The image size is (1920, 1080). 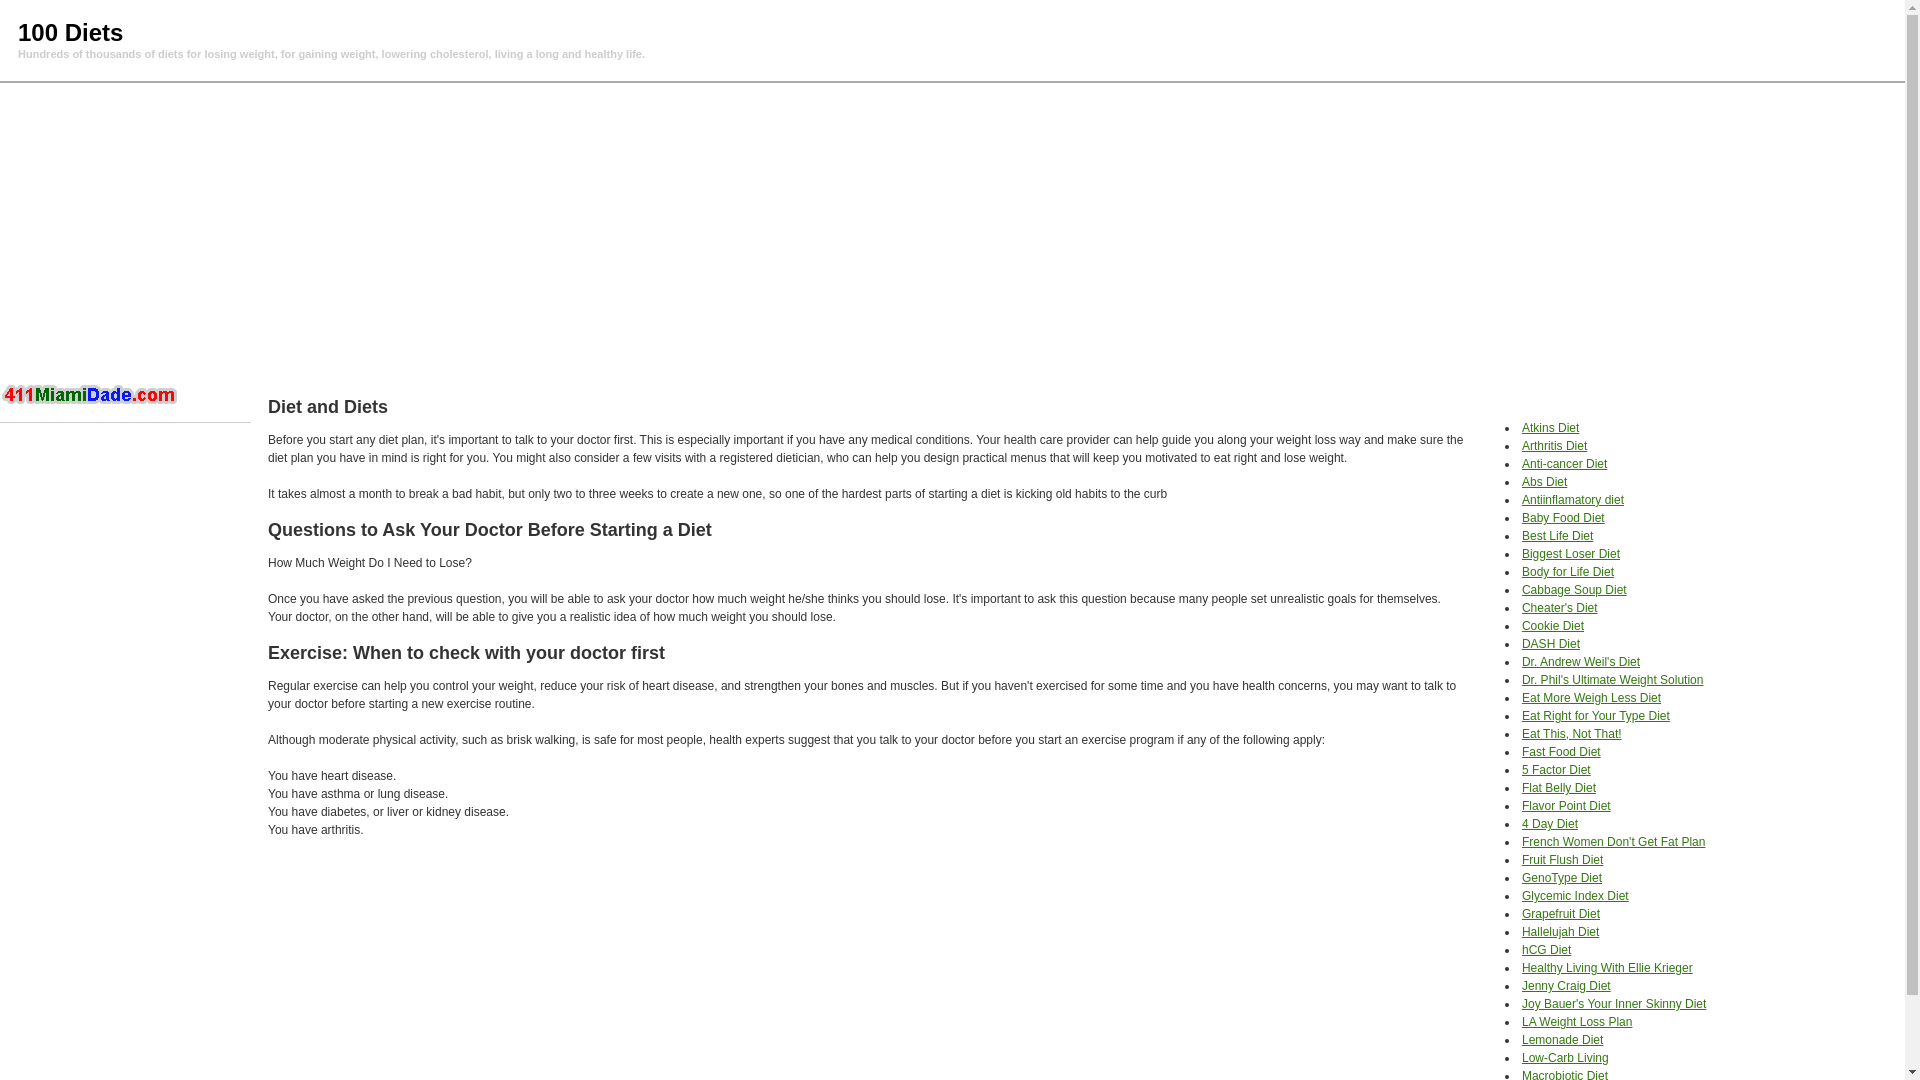 I want to click on 'Body for Life Diet', so click(x=1567, y=571).